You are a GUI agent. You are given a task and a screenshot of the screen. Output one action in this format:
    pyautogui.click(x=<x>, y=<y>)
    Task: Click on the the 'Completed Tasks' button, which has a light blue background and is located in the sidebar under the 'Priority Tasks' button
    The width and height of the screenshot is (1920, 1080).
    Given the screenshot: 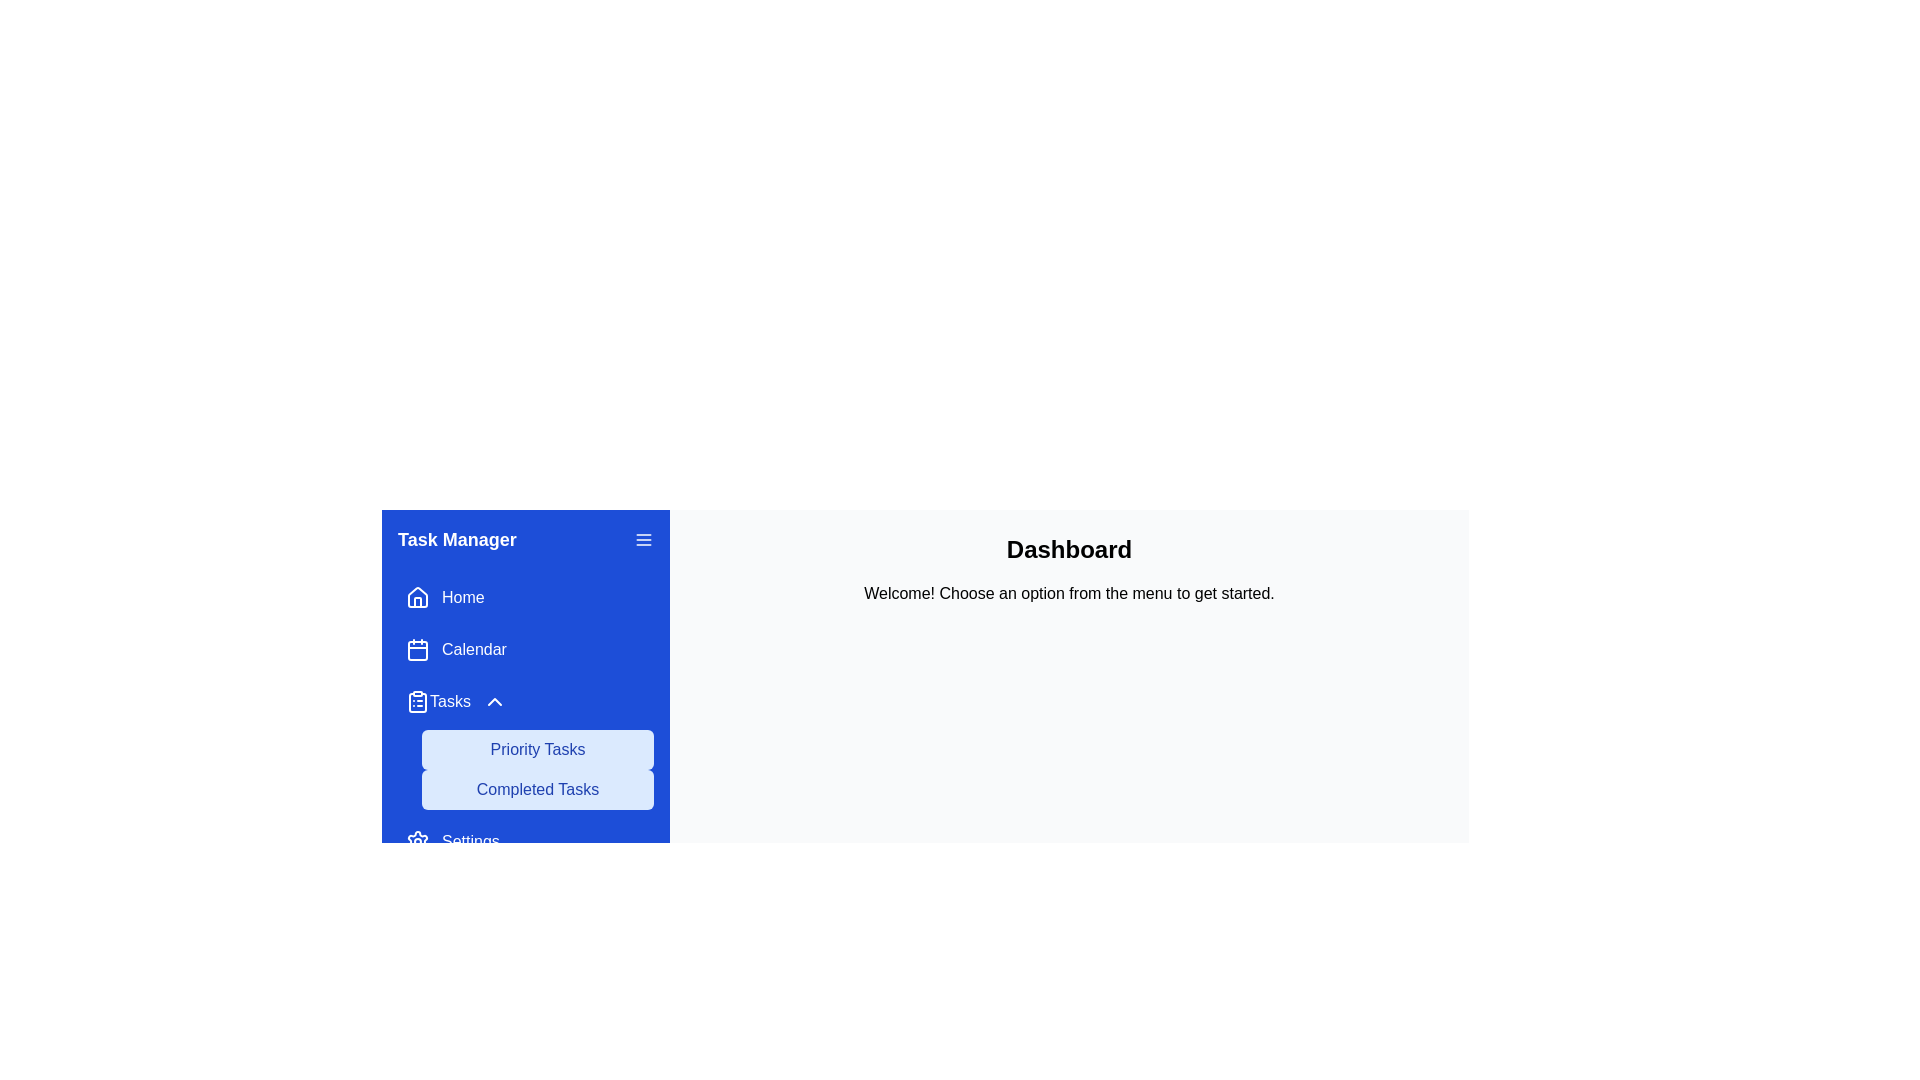 What is the action you would take?
    pyautogui.click(x=537, y=789)
    